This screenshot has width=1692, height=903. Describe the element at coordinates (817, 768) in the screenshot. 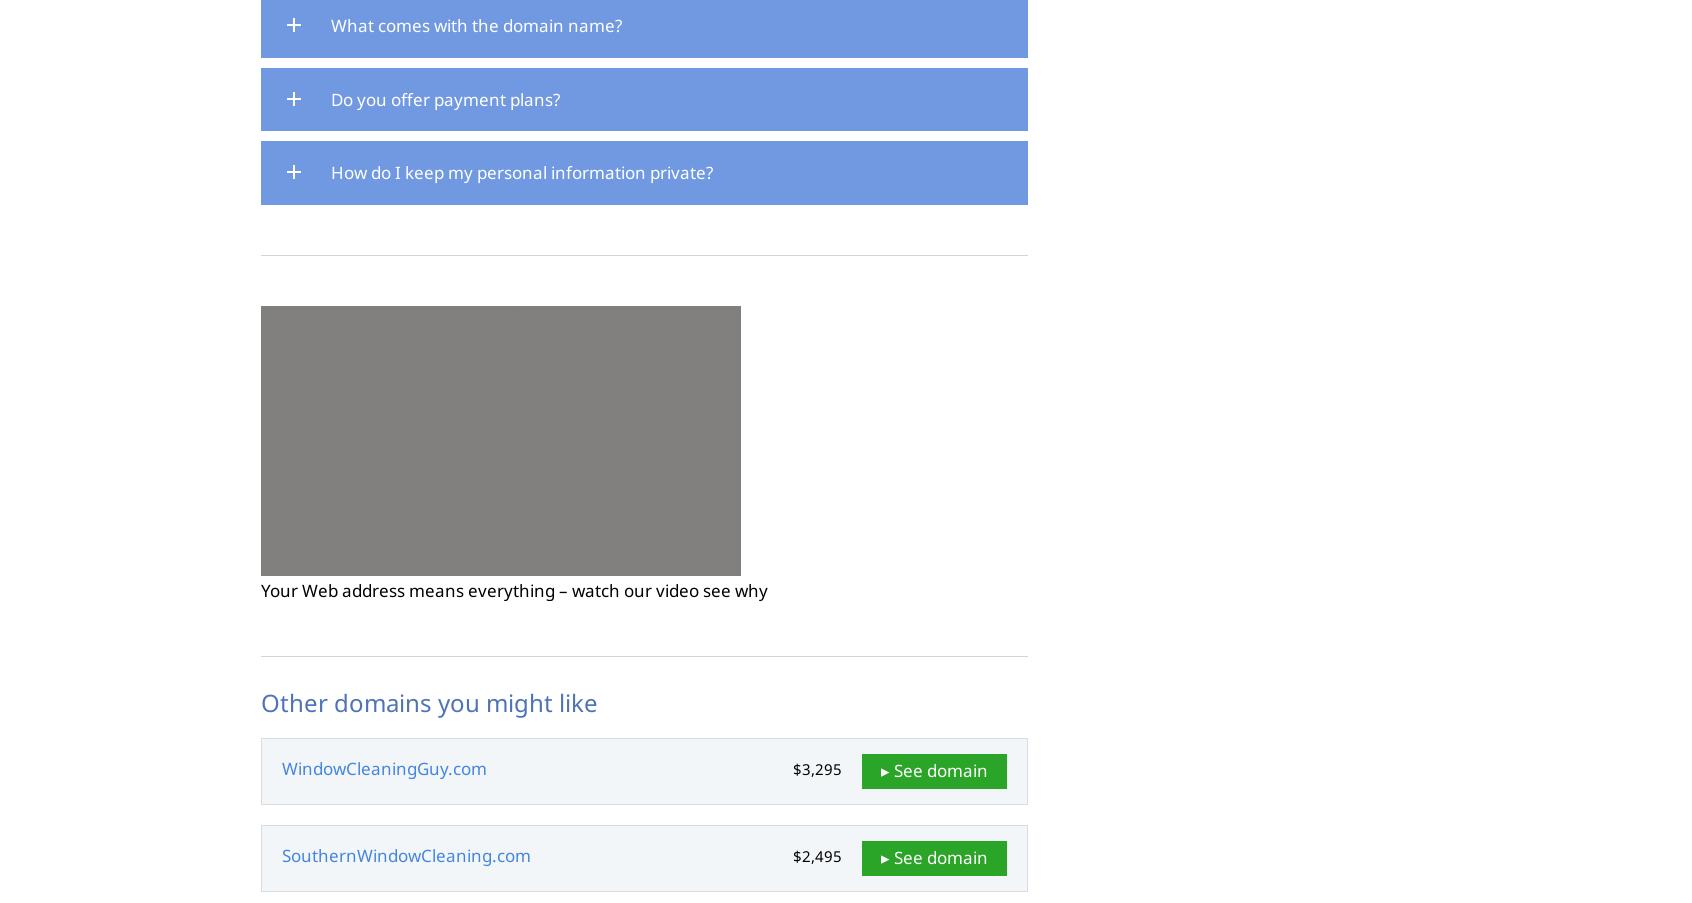

I see `'$3,295'` at that location.